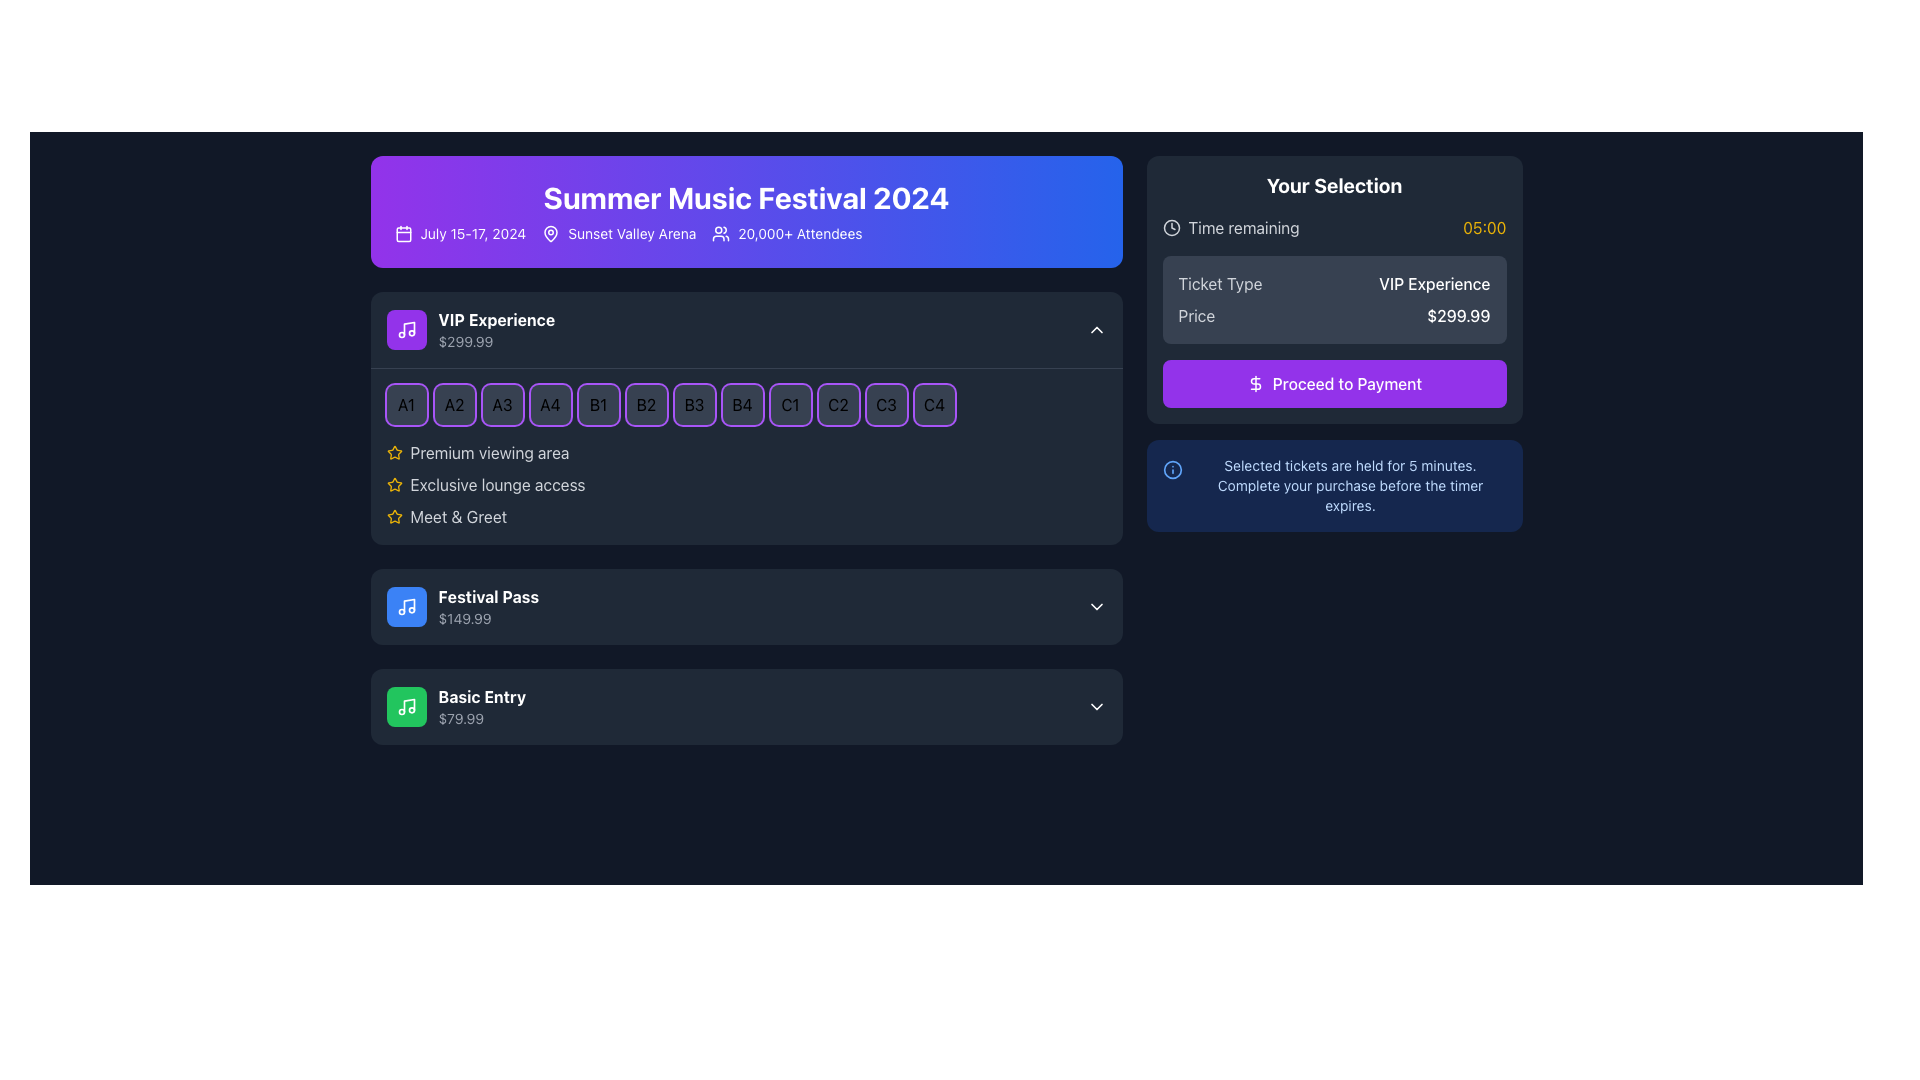 Image resolution: width=1920 pixels, height=1080 pixels. I want to click on the SVG-based icon with a circular outline representing time, located in the 'Your Selection' summary panel preceding the 'Time Remaining' label, so click(1171, 226).